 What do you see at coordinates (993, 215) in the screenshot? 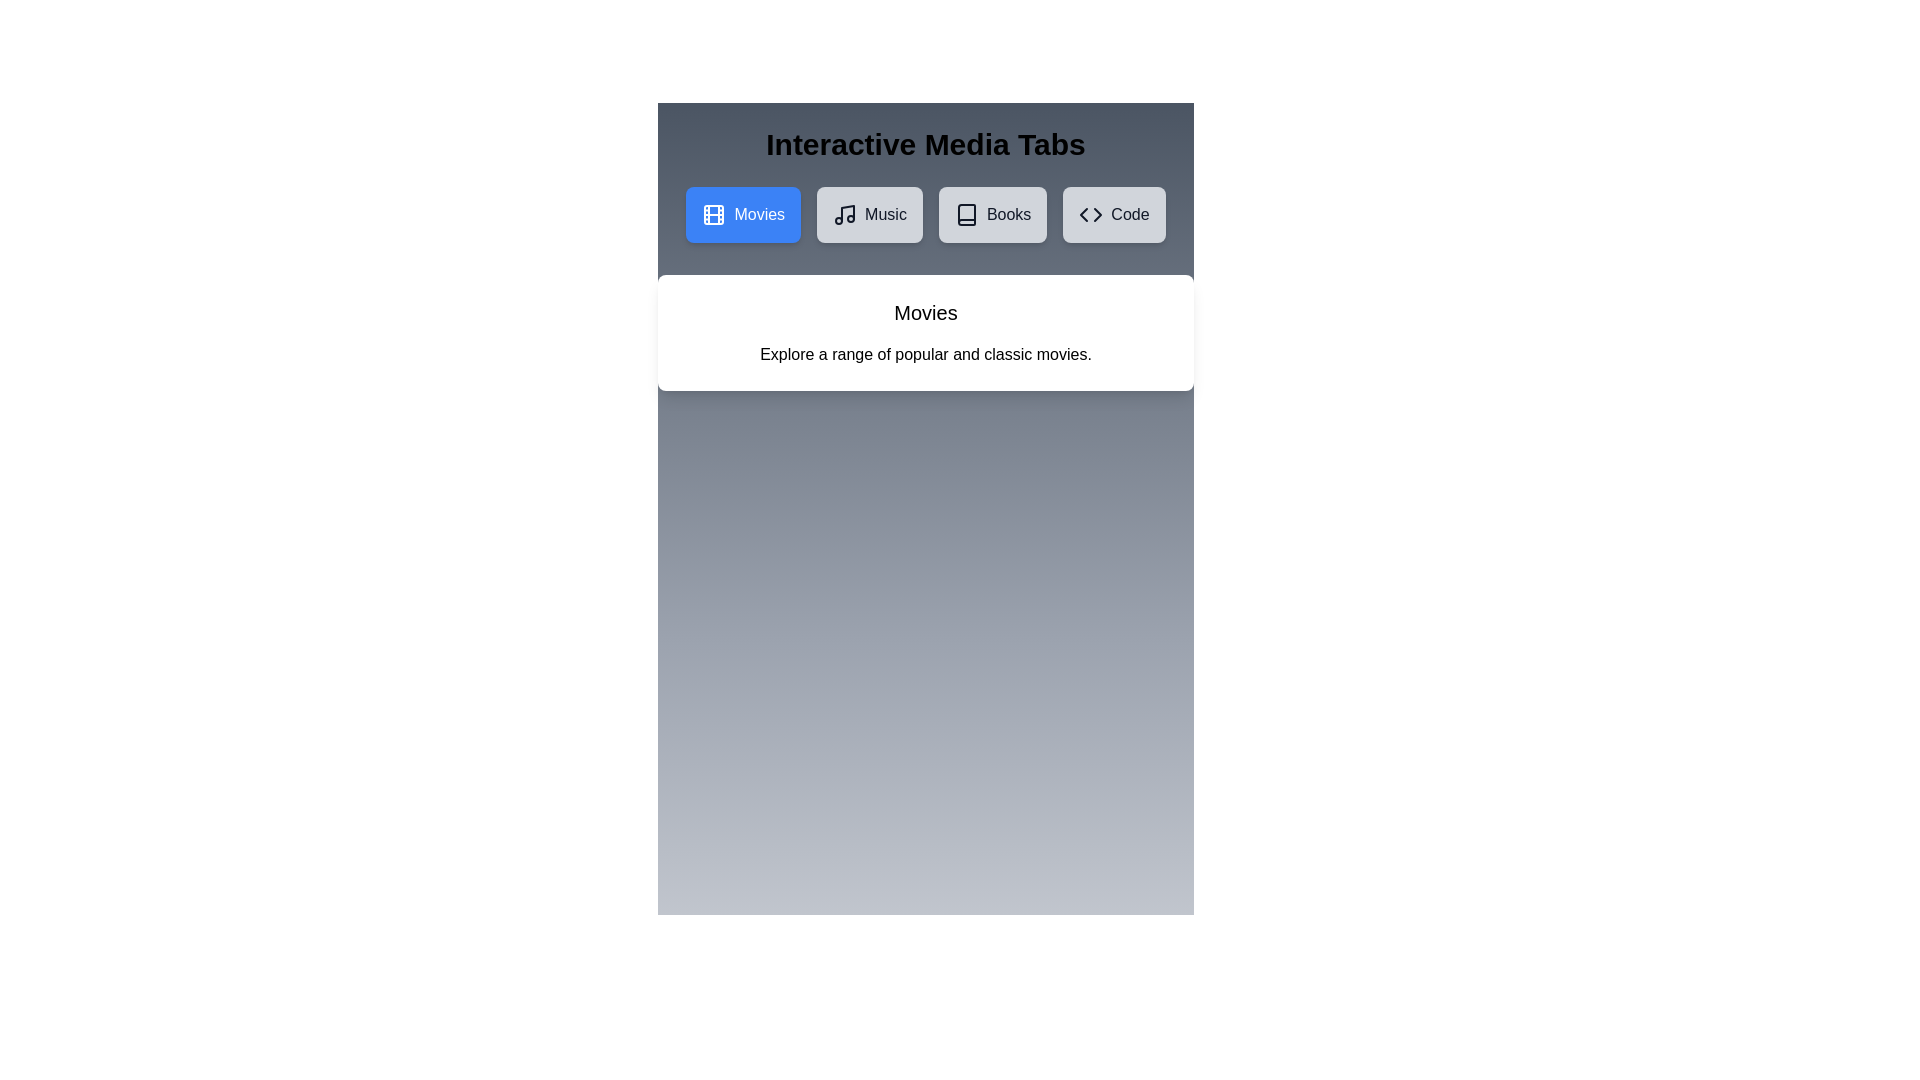
I see `the Books tab by clicking the respective tab button` at bounding box center [993, 215].